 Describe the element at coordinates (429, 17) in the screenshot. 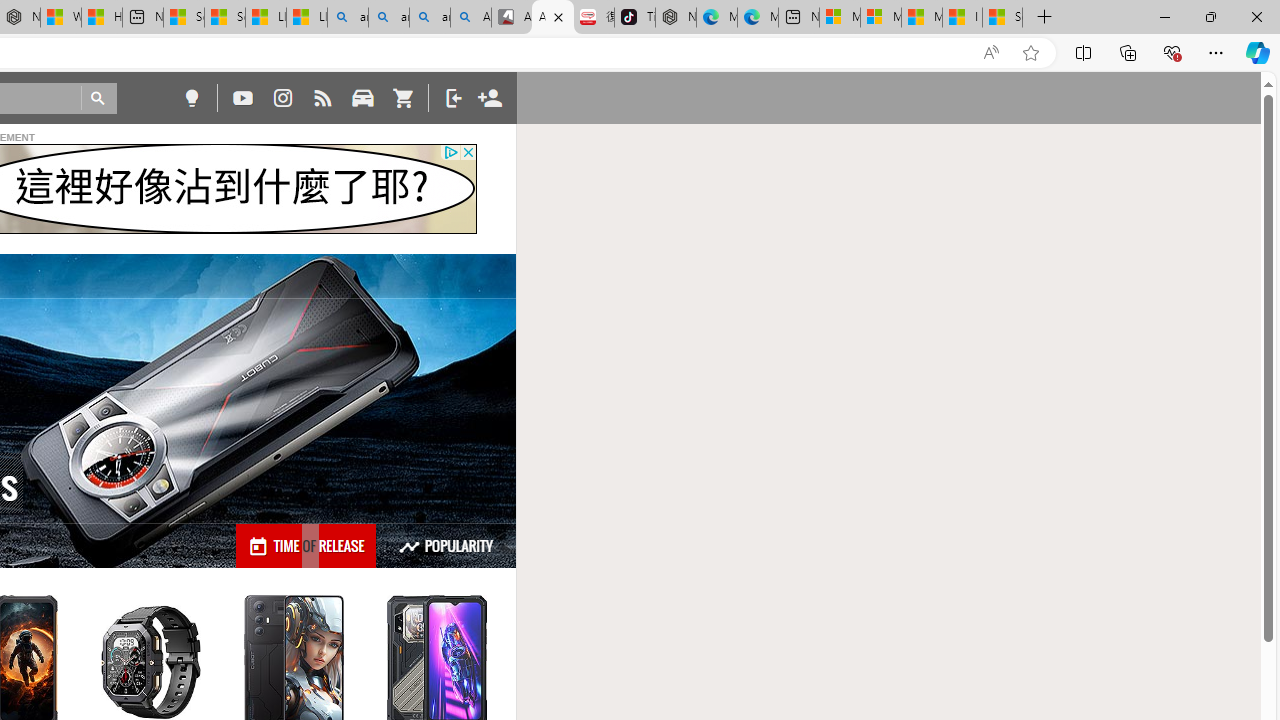

I see `'amazon - Search Images'` at that location.